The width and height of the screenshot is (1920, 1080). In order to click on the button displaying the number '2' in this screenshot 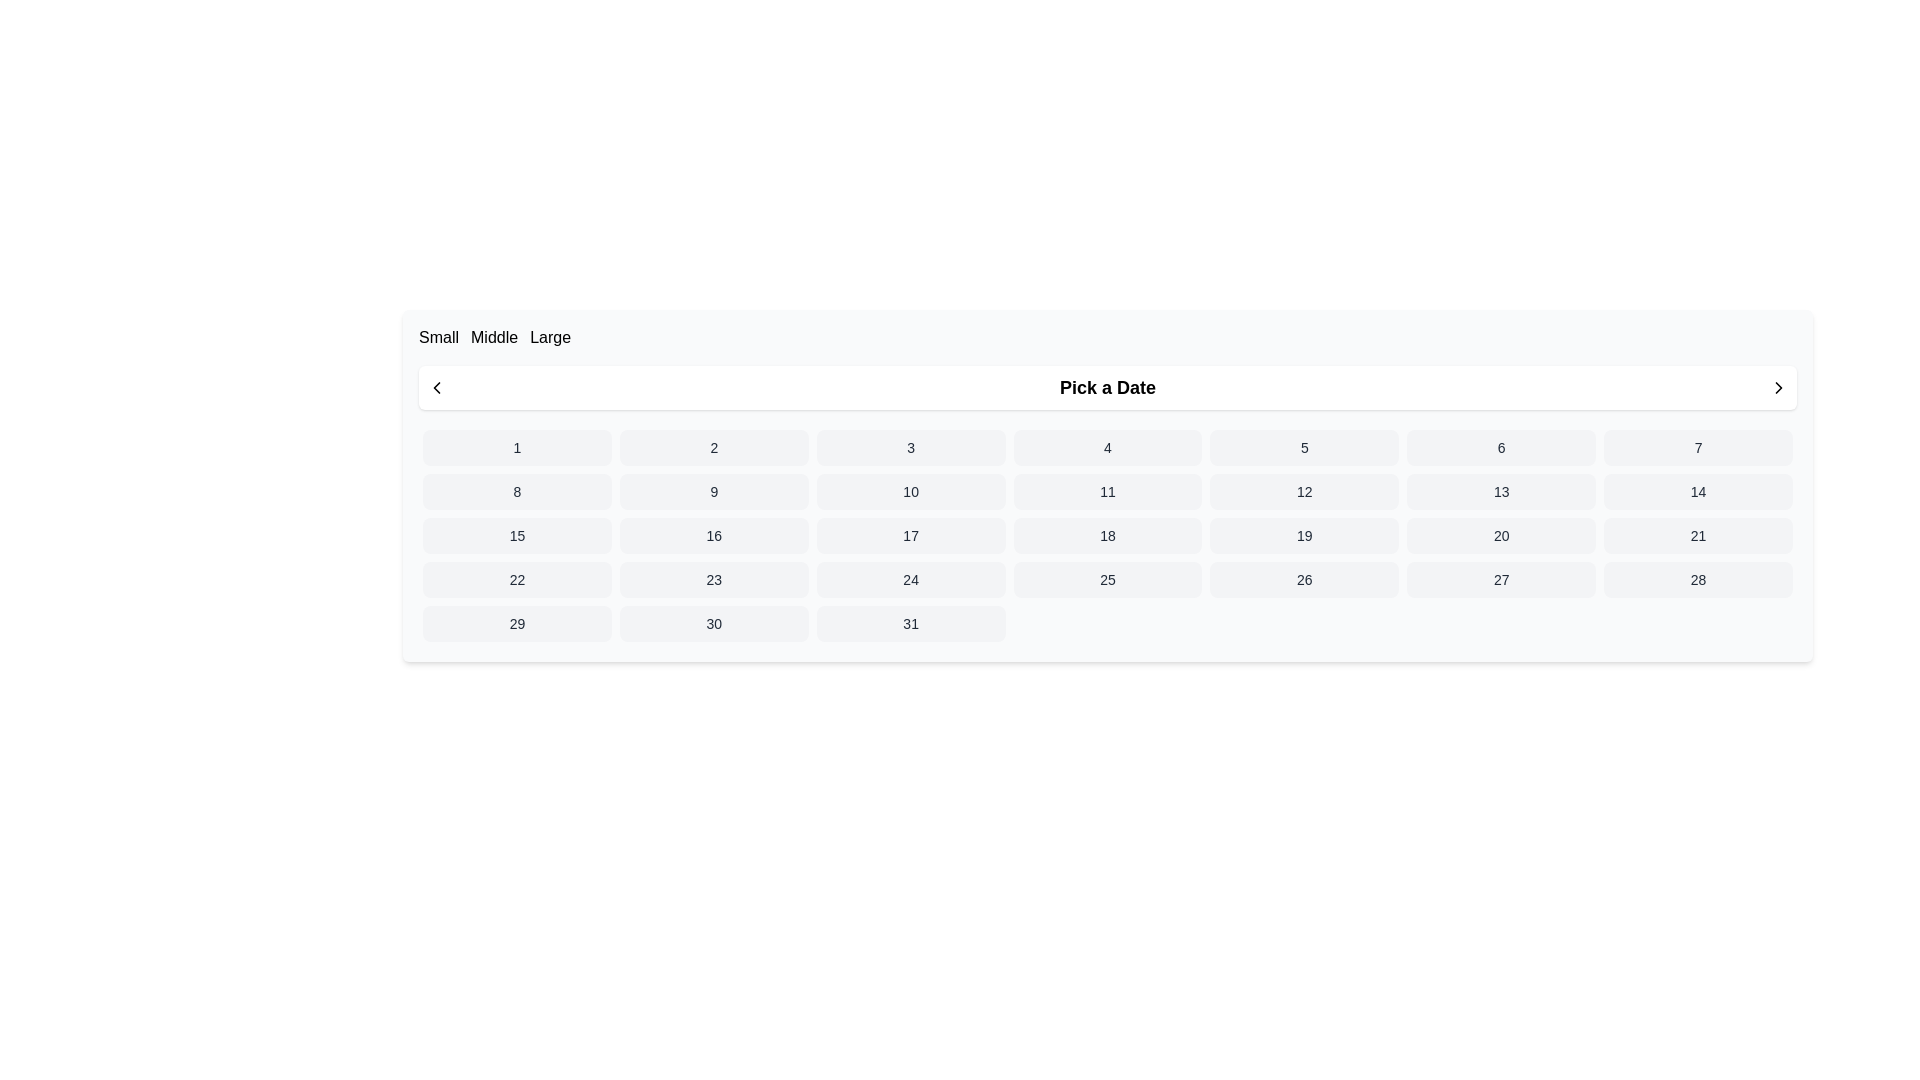, I will do `click(714, 446)`.